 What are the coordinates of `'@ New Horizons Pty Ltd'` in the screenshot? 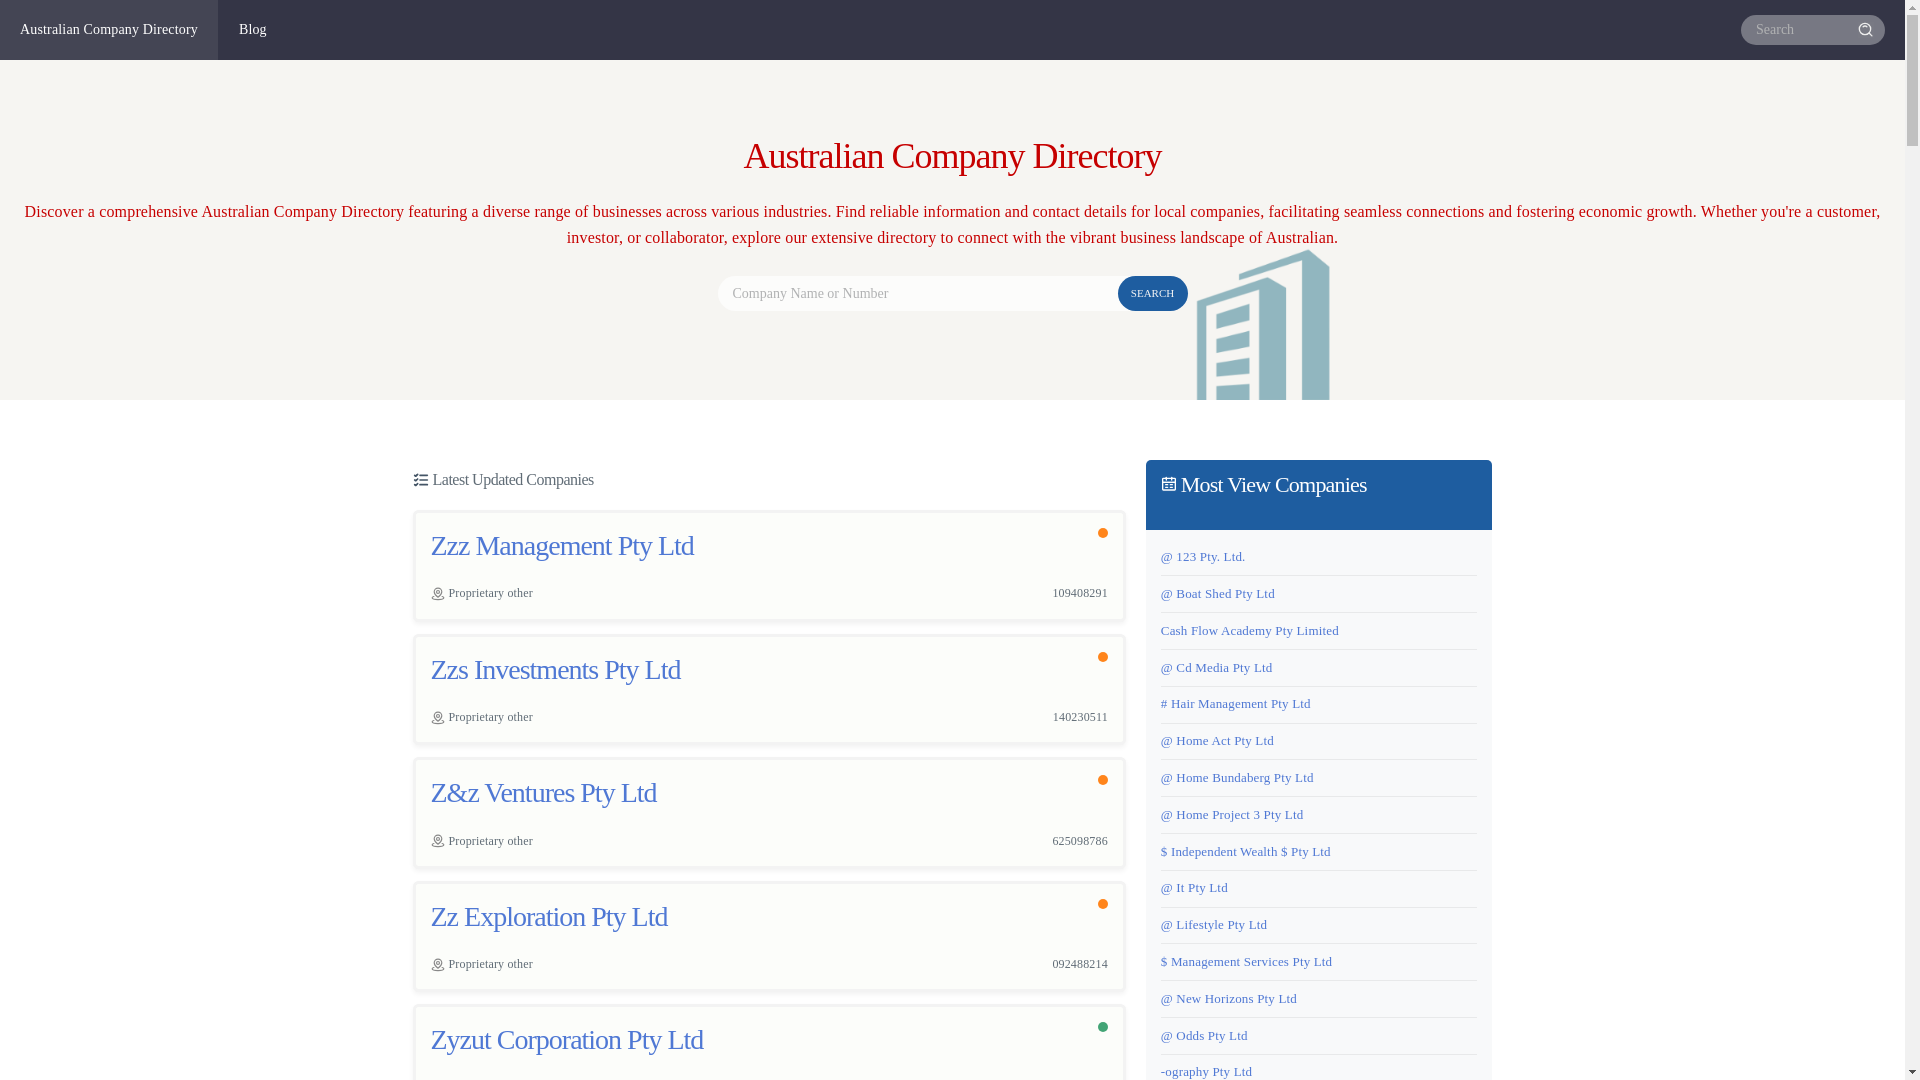 It's located at (1227, 998).